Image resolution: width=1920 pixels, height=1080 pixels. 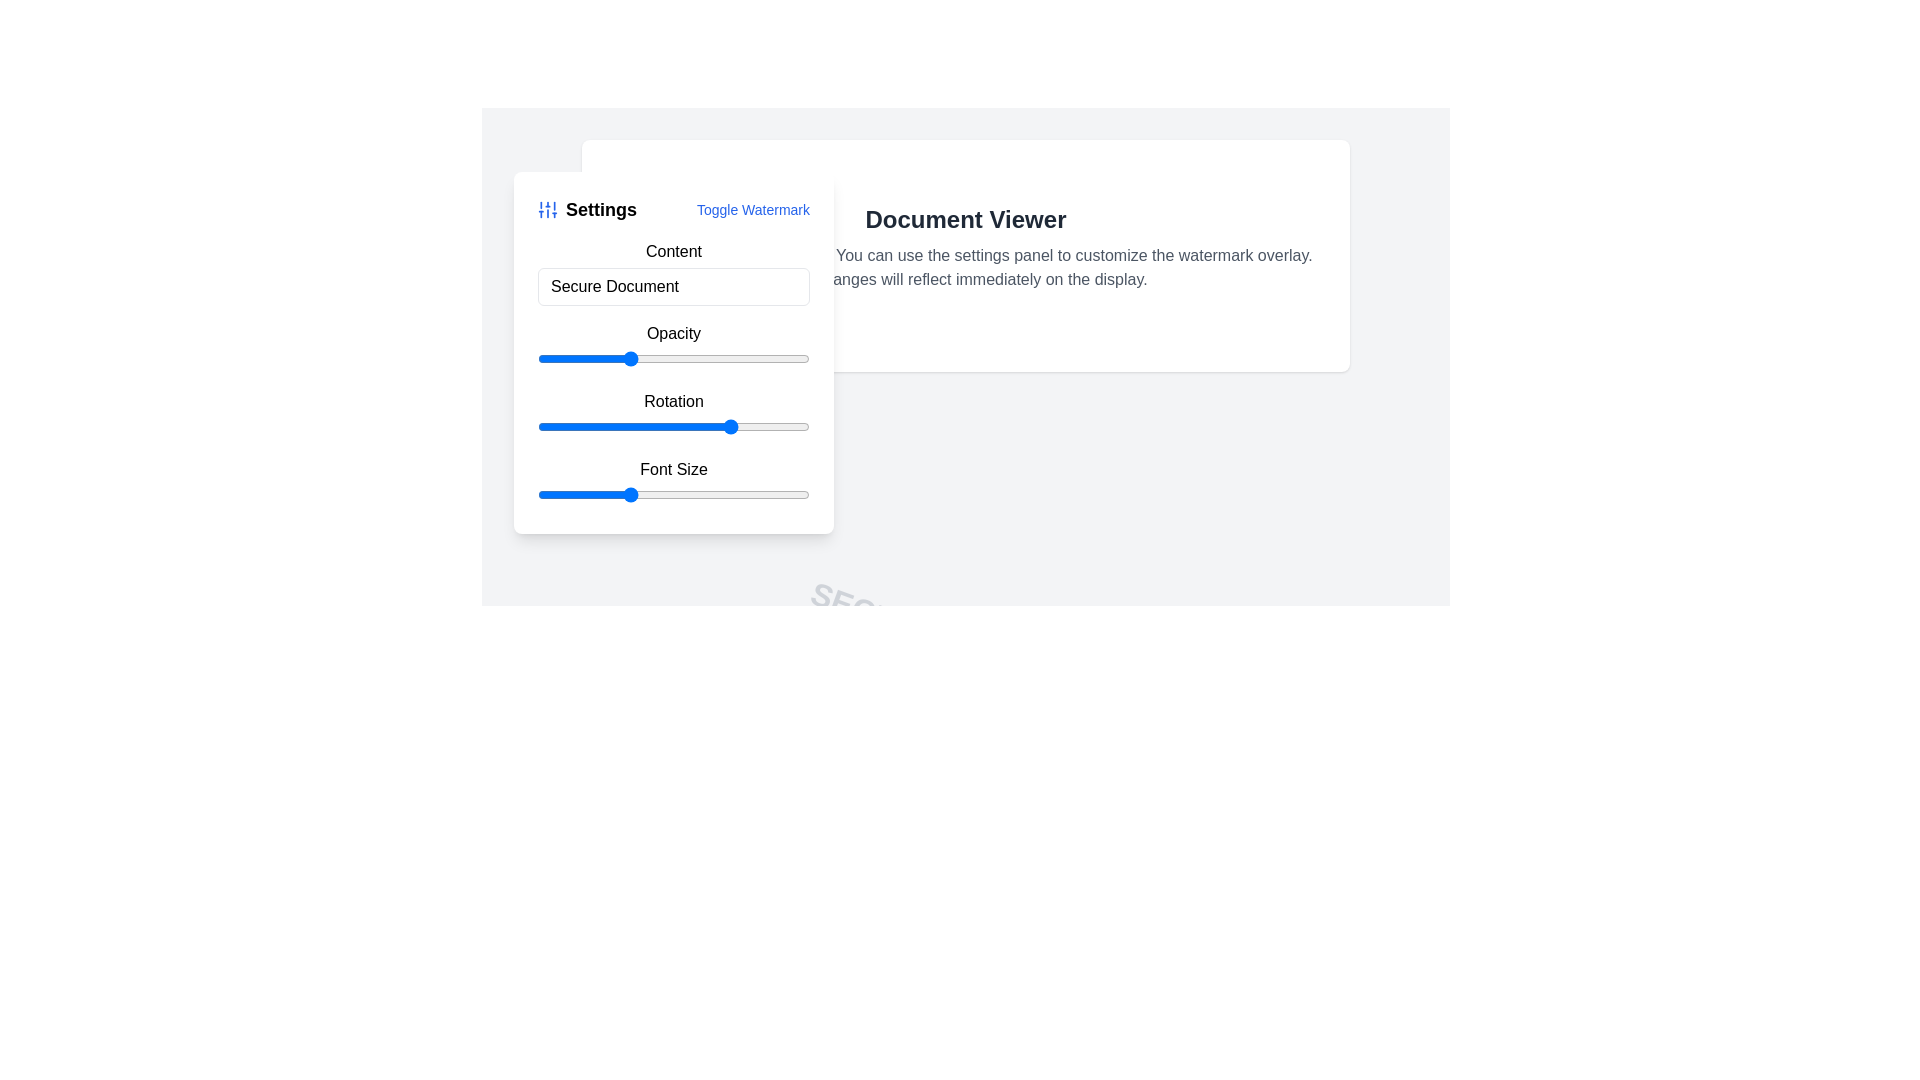 What do you see at coordinates (766, 426) in the screenshot?
I see `rotation` at bounding box center [766, 426].